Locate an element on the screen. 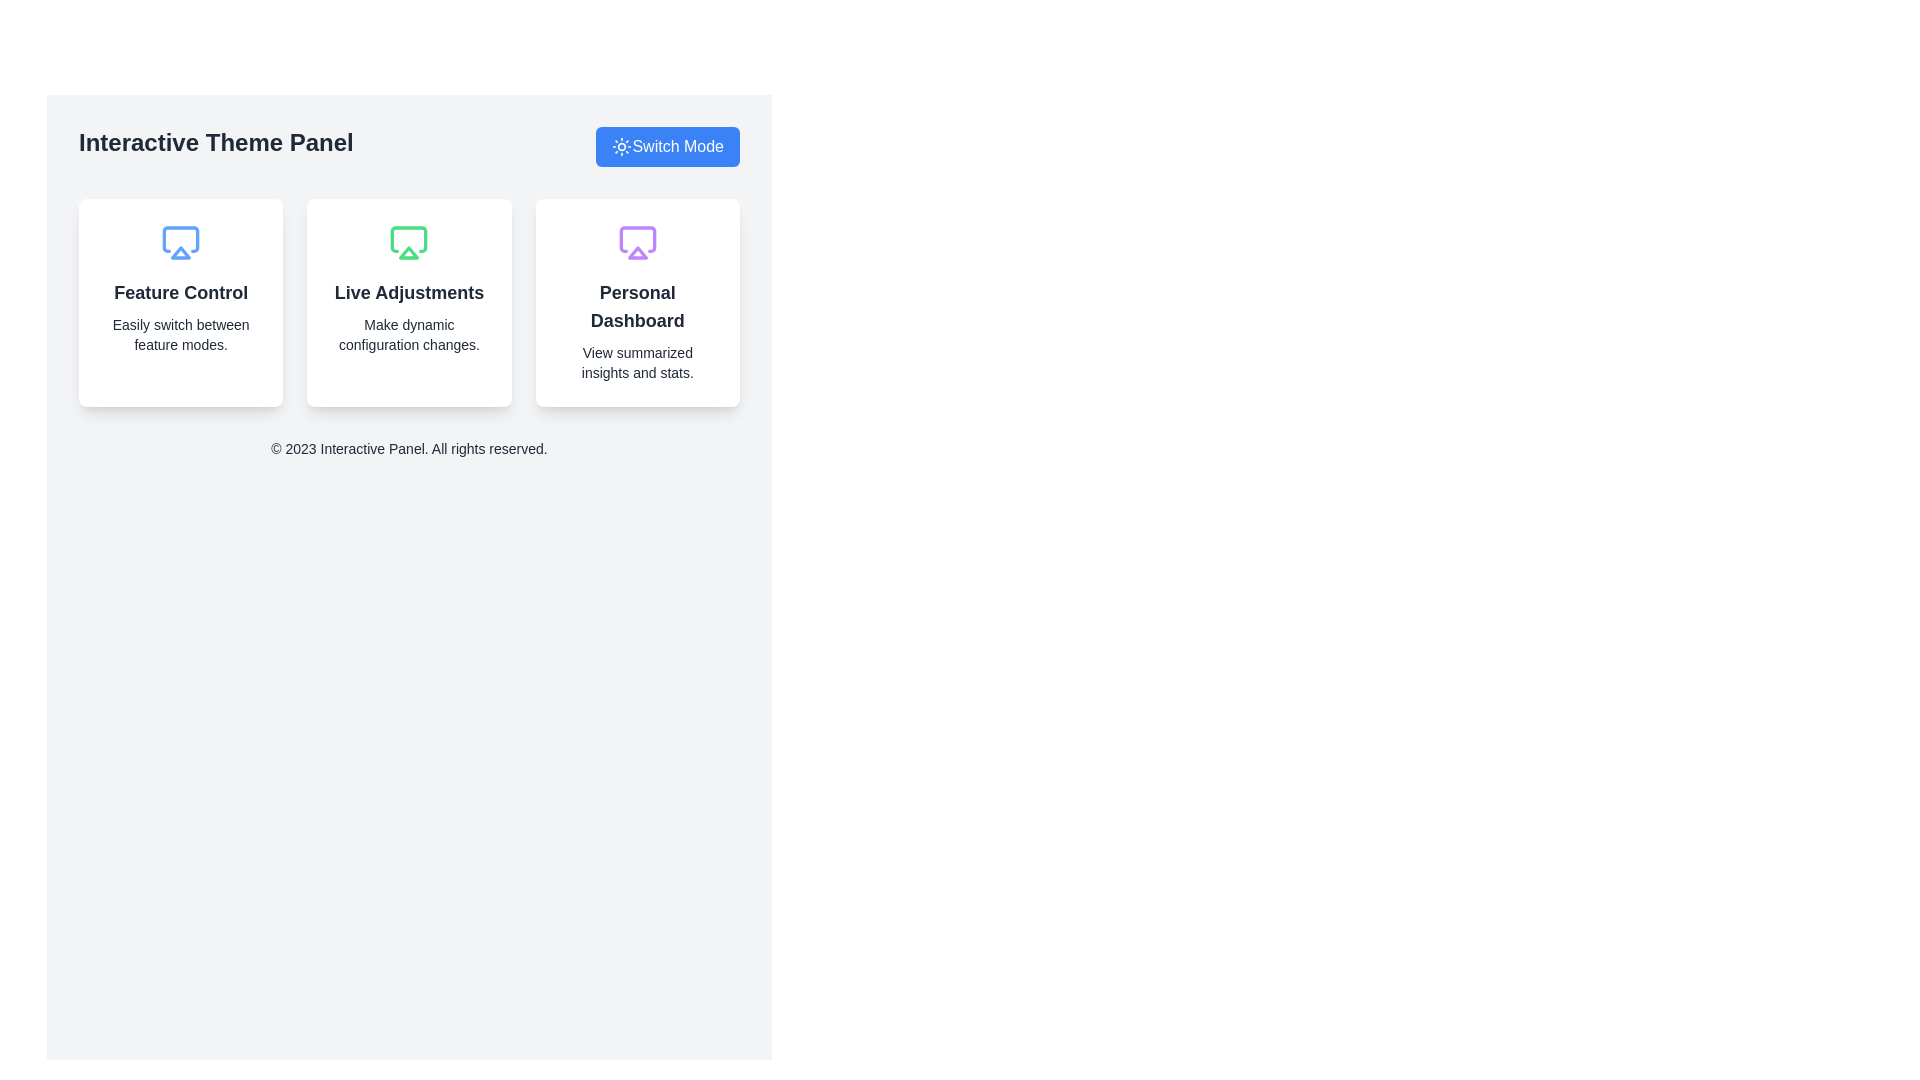 Image resolution: width=1920 pixels, height=1080 pixels. the informational text that provides additional descriptive information about the 'Feature Control' feature, located beneath the 'Feature Control' title and icon in the leftmost card is located at coordinates (181, 334).